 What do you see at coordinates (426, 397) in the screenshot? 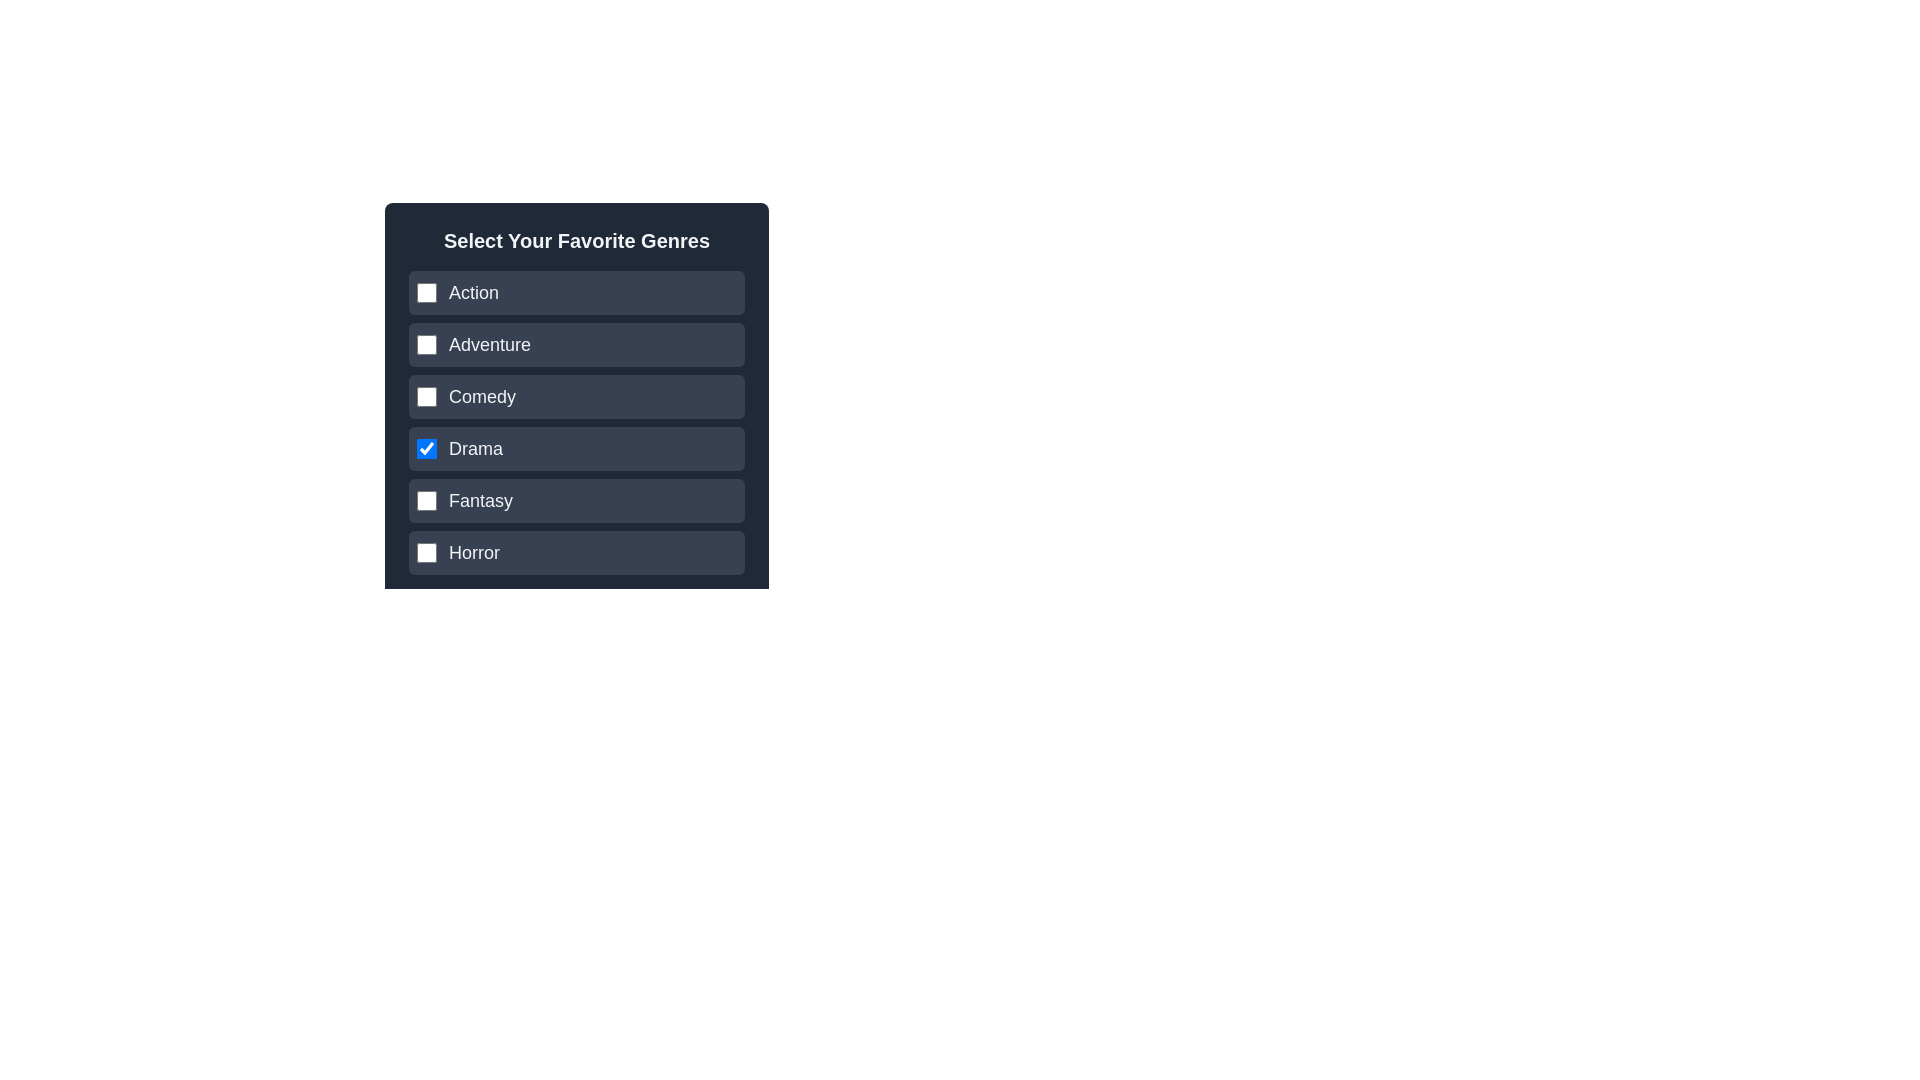
I see `the 'Comedy' checkbox, which is located in the third row of the 'Select Your Favorite Genres' section, to provide visual feedback` at bounding box center [426, 397].